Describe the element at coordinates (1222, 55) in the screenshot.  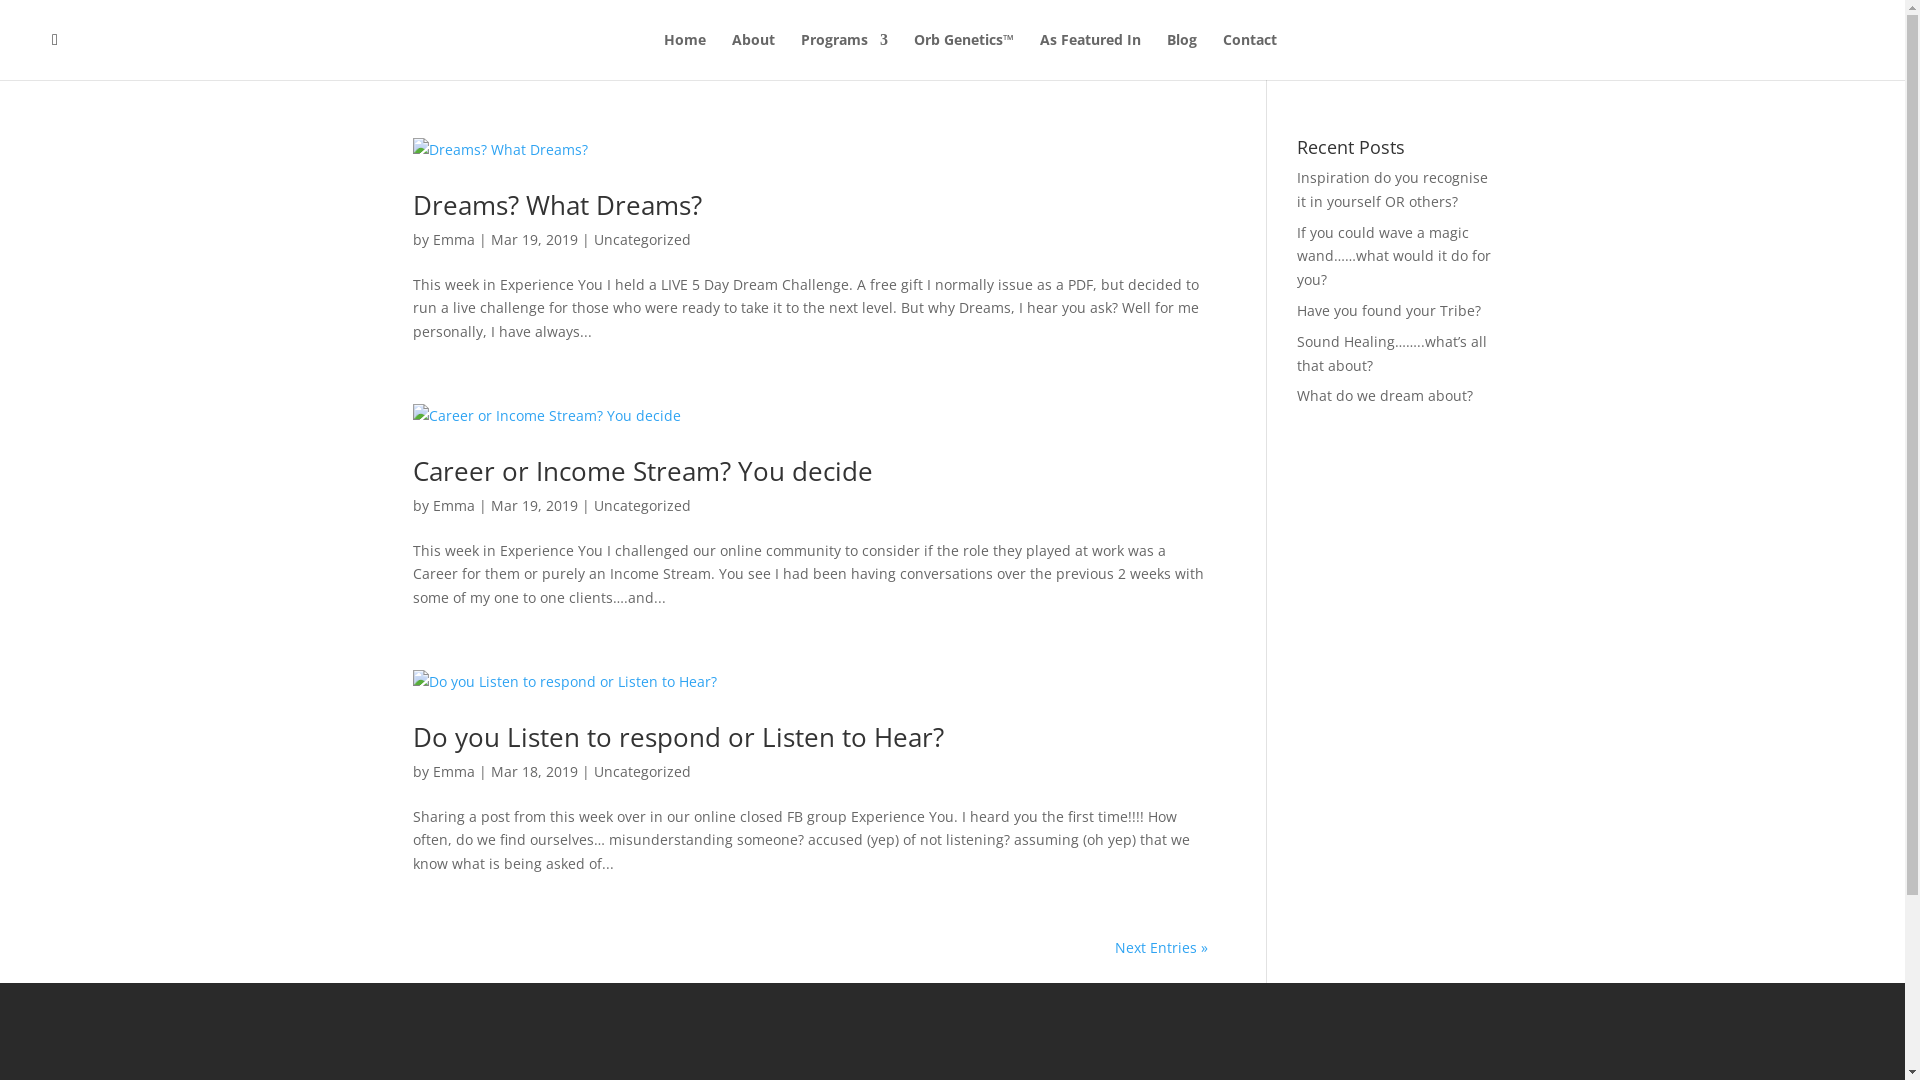
I see `'Contact'` at that location.